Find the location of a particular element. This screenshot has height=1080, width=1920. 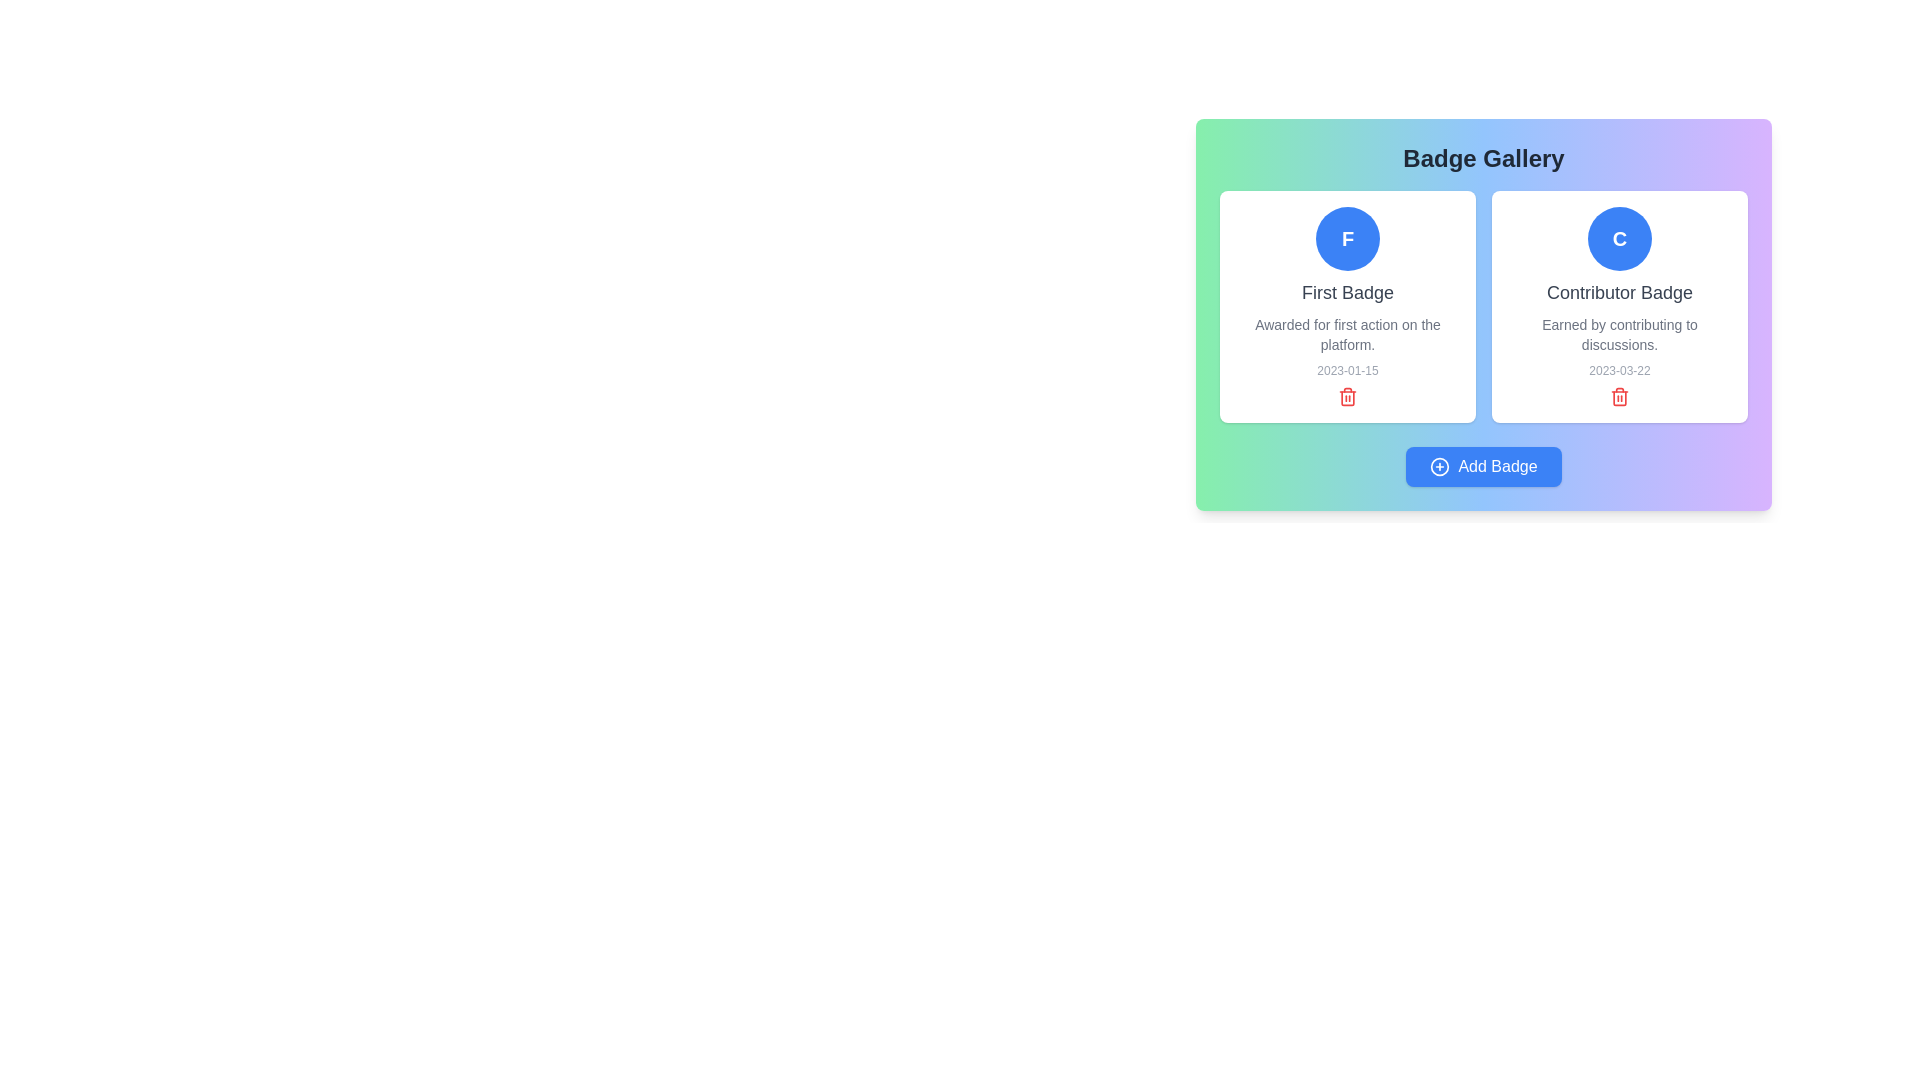

the text label displaying 'Contributor Badge', which is styled in gray and located within the card interface in the 'Badge Gallery' section, positioned below the circular badge with 'C' is located at coordinates (1620, 293).